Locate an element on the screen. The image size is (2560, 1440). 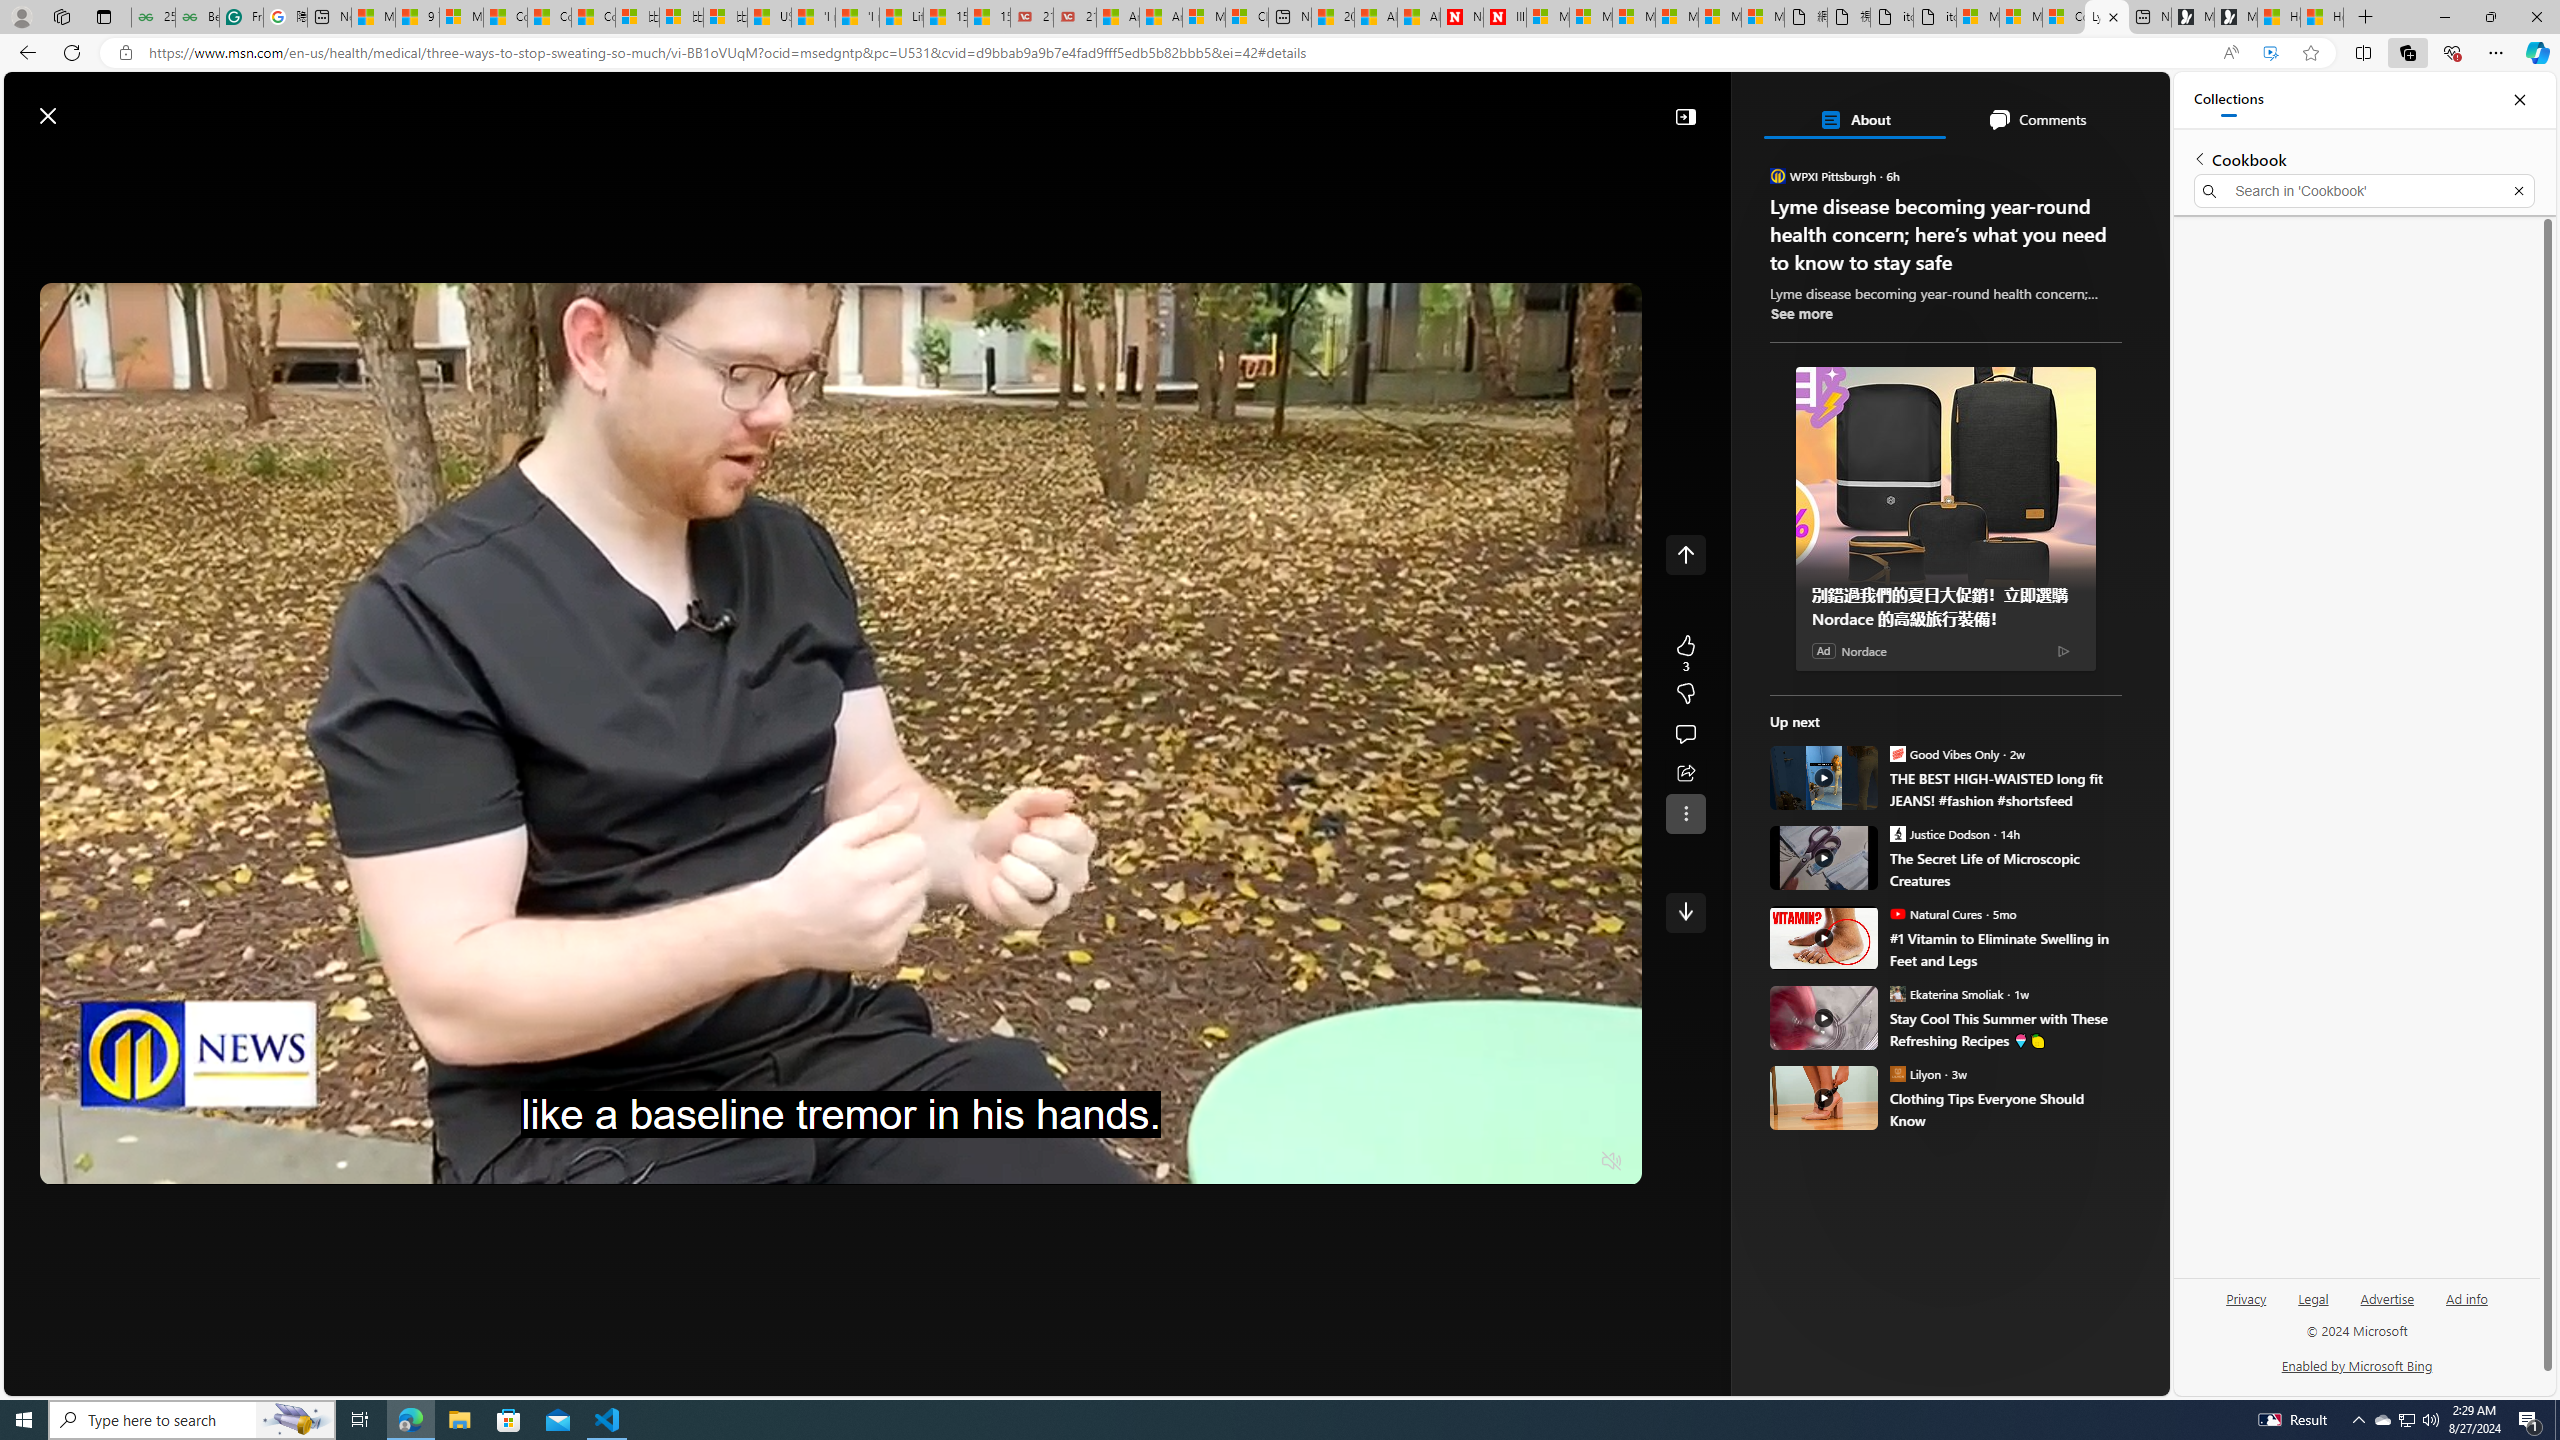
'Class: control icon-only' is located at coordinates (1684, 555).